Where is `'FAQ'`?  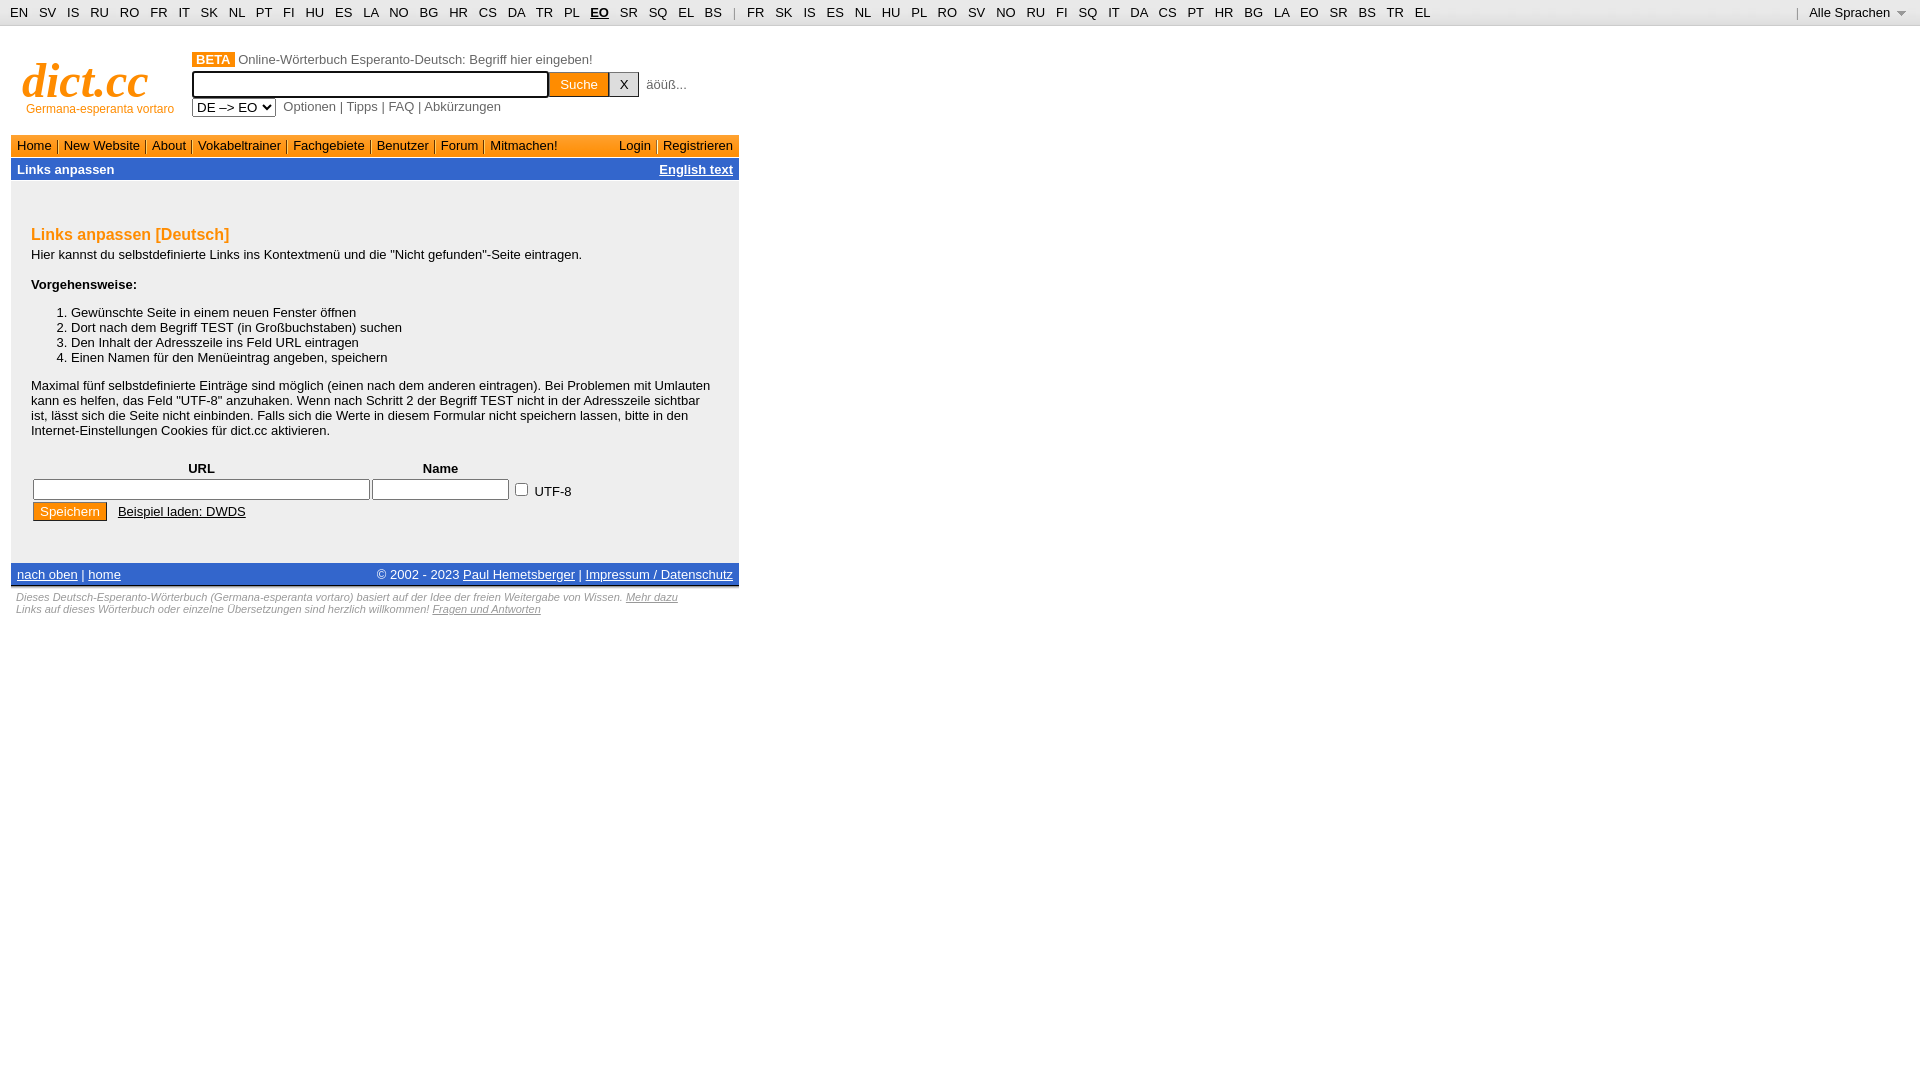
'FAQ' is located at coordinates (400, 106).